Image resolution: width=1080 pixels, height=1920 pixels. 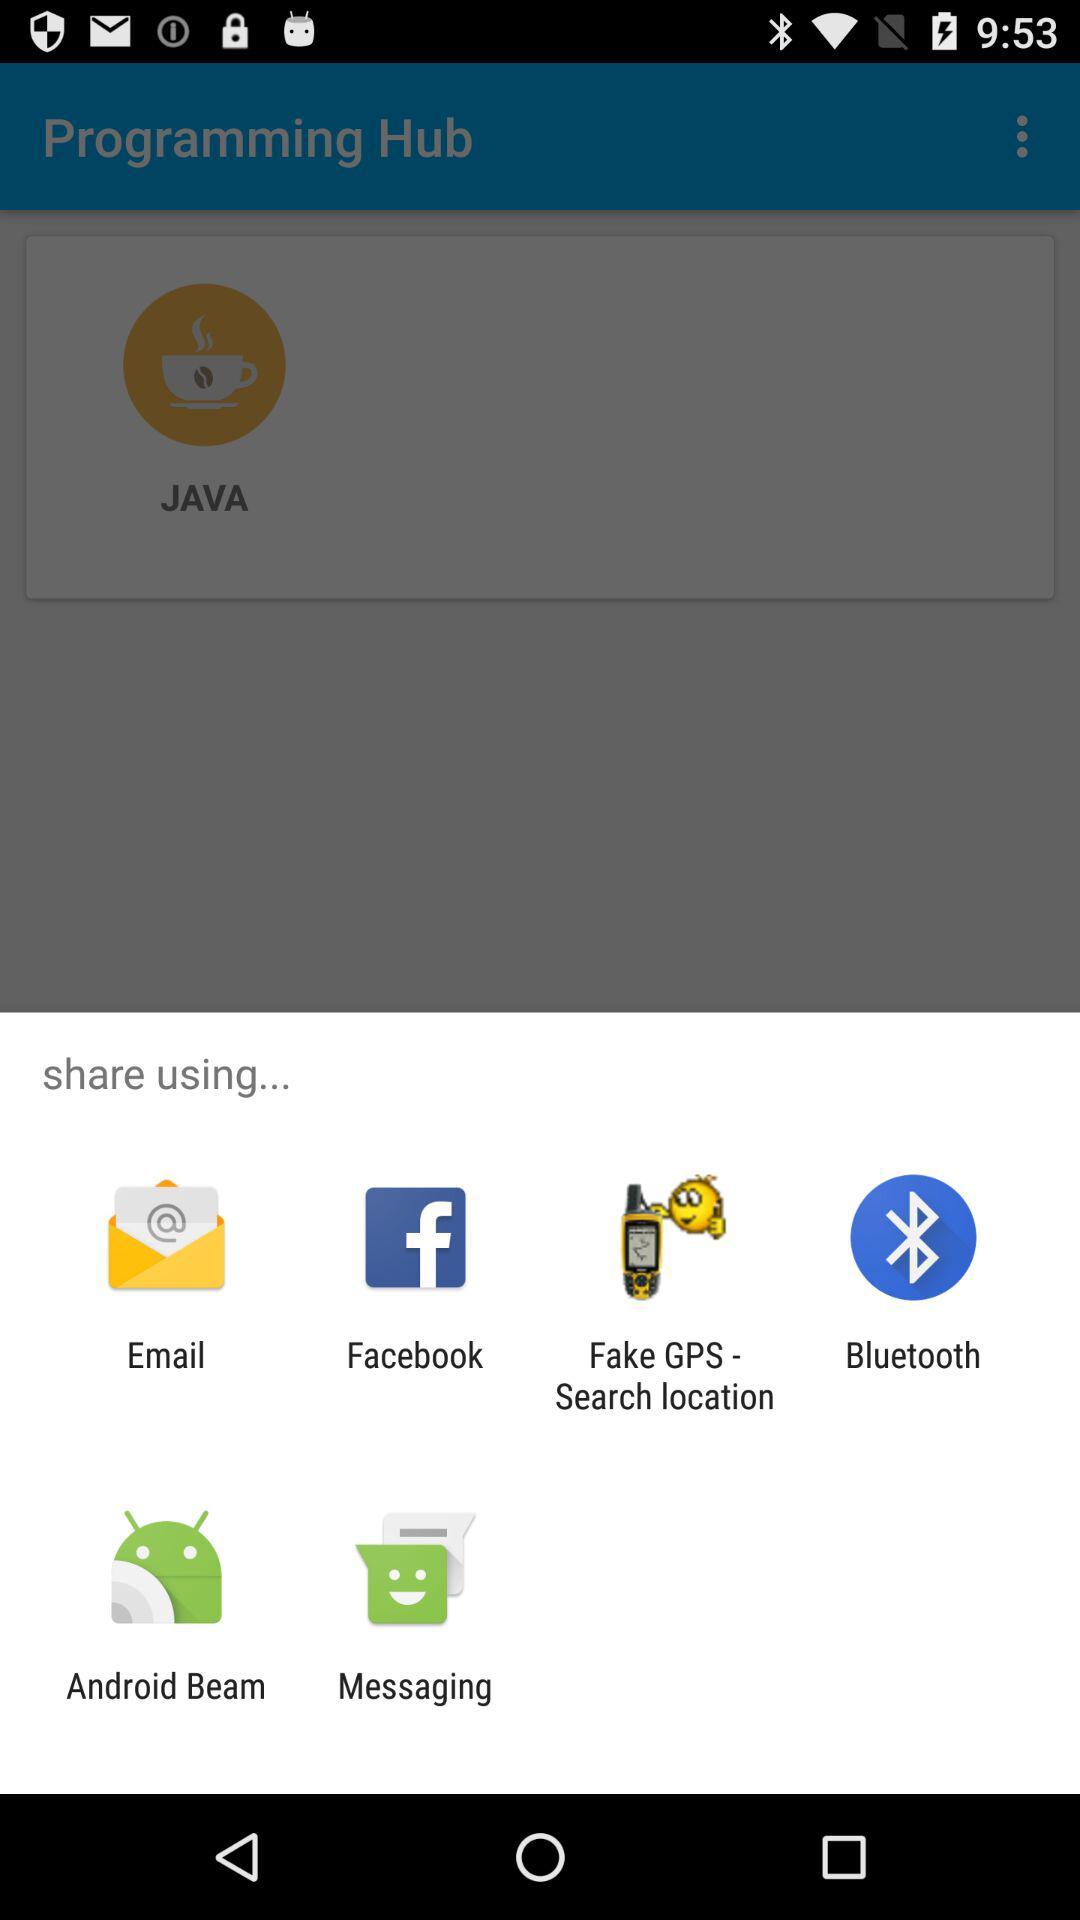 I want to click on the fake gps search app, so click(x=664, y=1374).